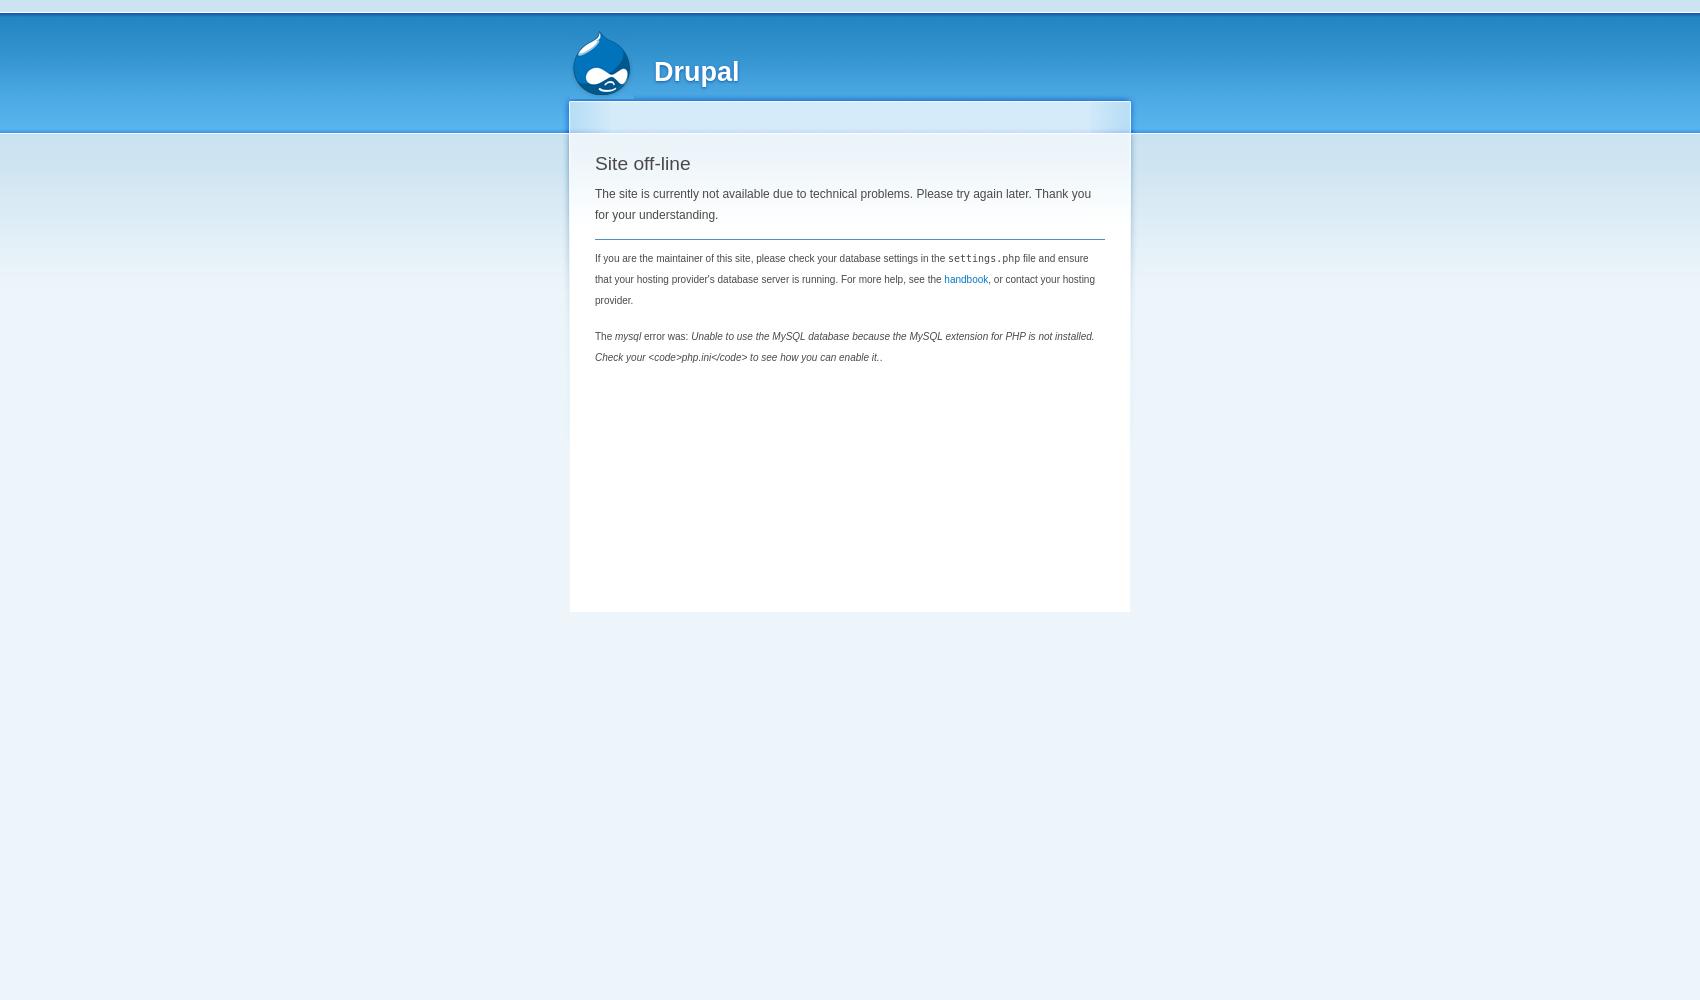 The height and width of the screenshot is (1000, 1700). Describe the element at coordinates (604, 335) in the screenshot. I see `'The'` at that location.